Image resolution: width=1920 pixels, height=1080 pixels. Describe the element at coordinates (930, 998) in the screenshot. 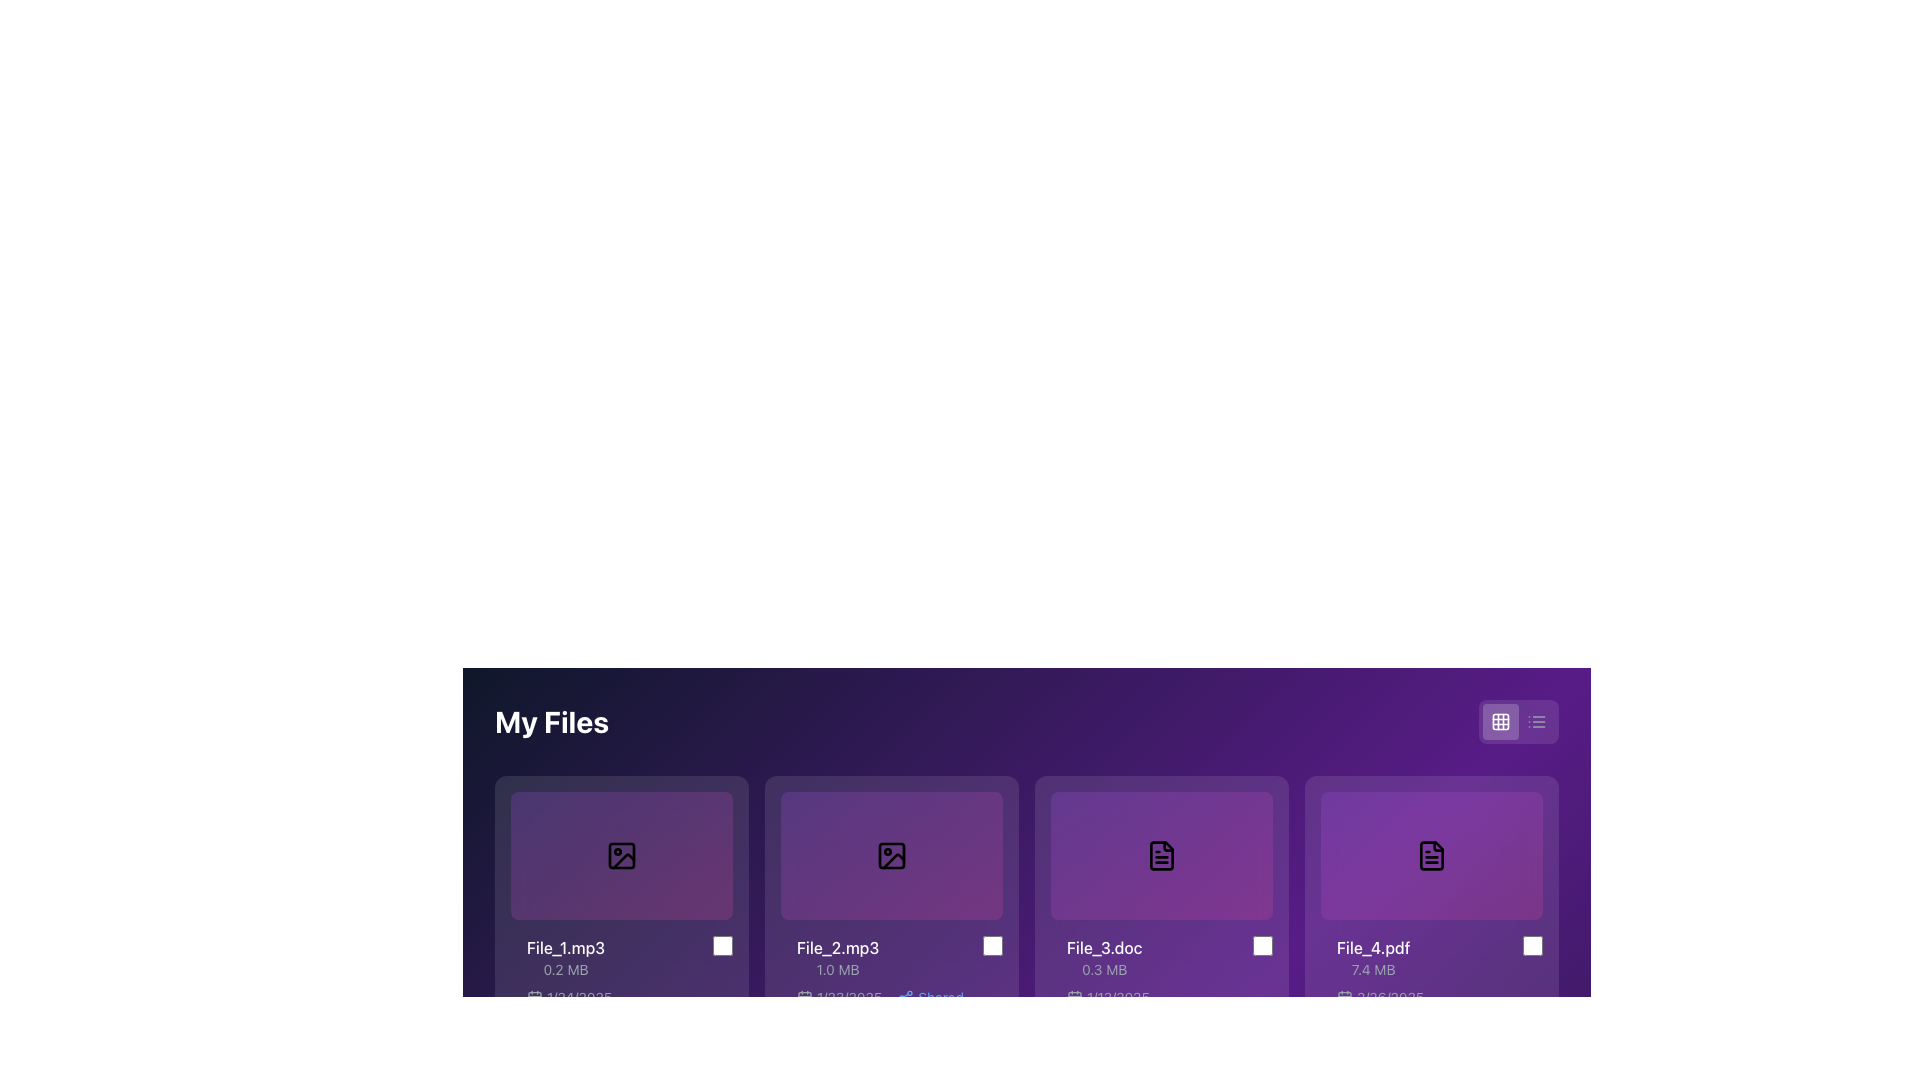

I see `the 'Shared' text label element, which is styled with a blue font and located in the file metadata section below the file thumbnail for the second file, adjacent to the '1/23/2025' date text` at that location.